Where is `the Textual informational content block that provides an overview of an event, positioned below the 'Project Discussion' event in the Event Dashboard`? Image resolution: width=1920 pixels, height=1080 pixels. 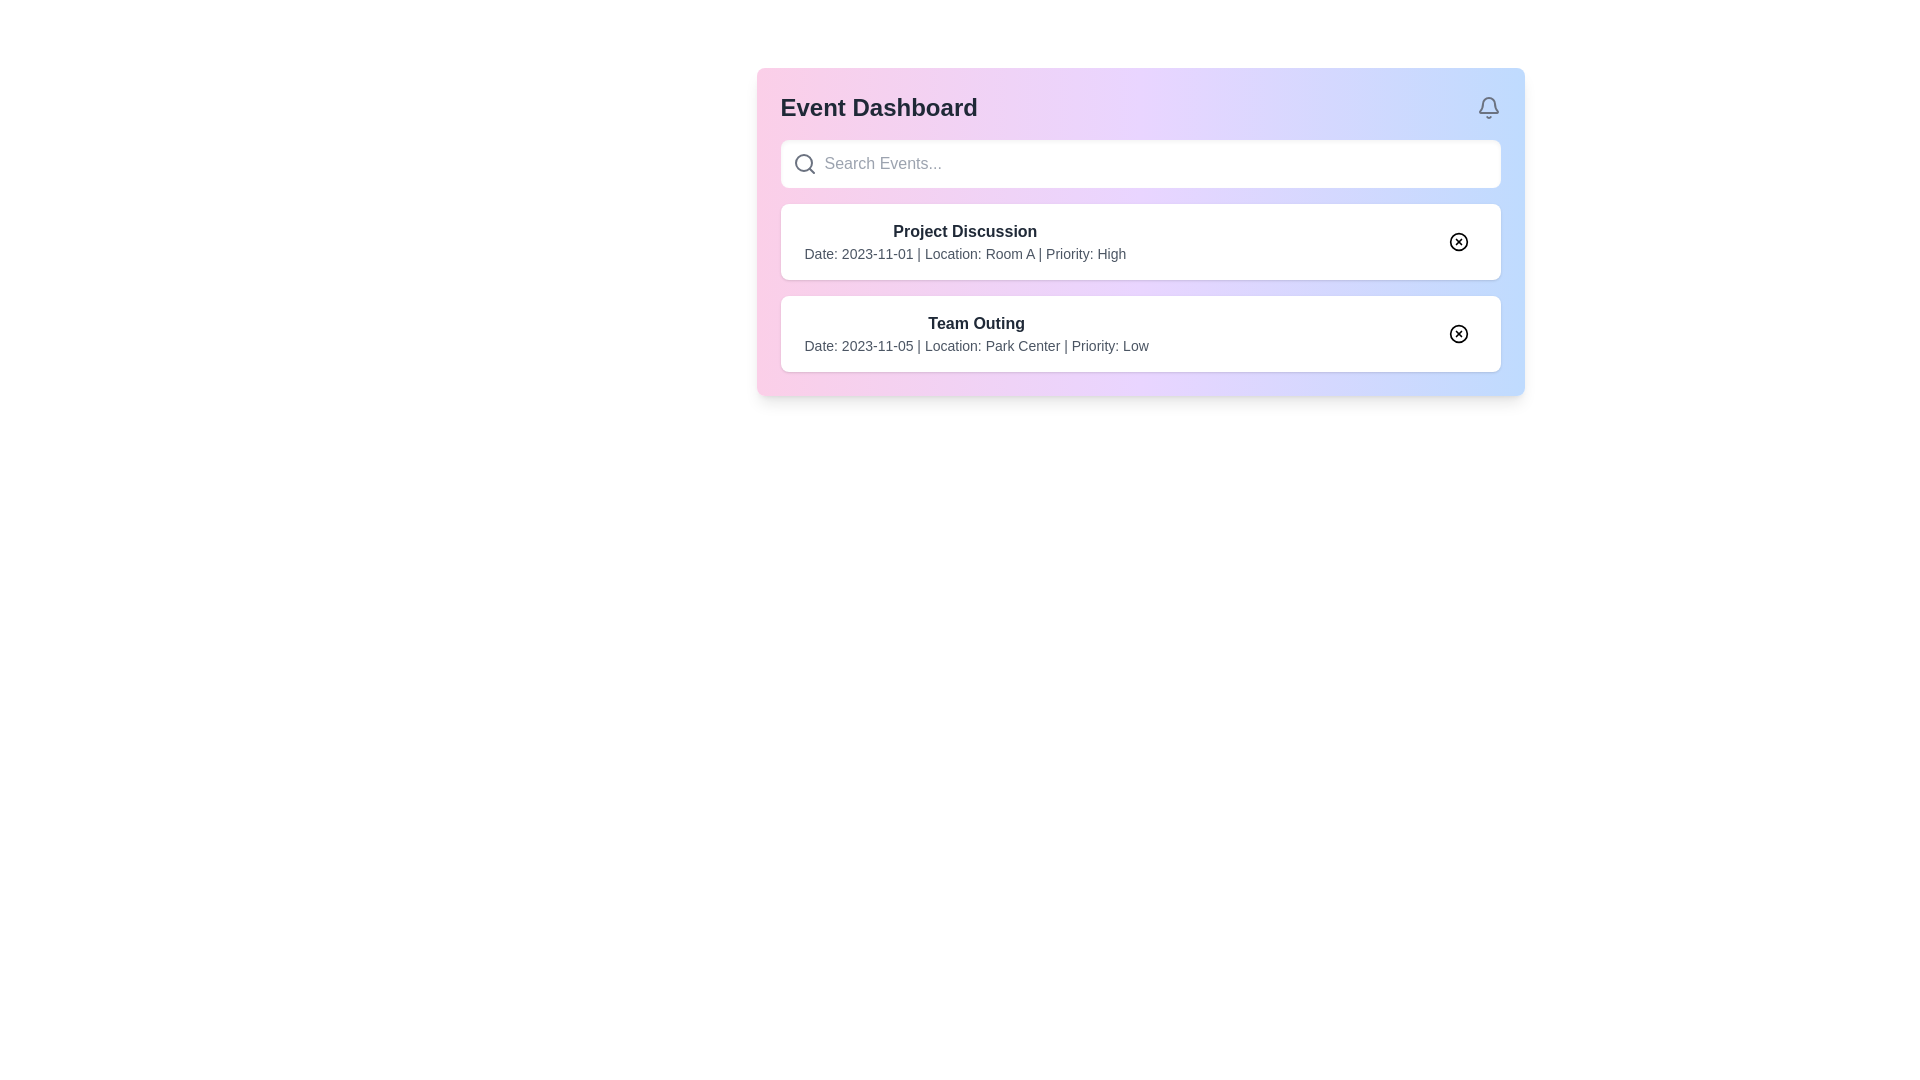
the Textual informational content block that provides an overview of an event, positioned below the 'Project Discussion' event in the Event Dashboard is located at coordinates (976, 333).